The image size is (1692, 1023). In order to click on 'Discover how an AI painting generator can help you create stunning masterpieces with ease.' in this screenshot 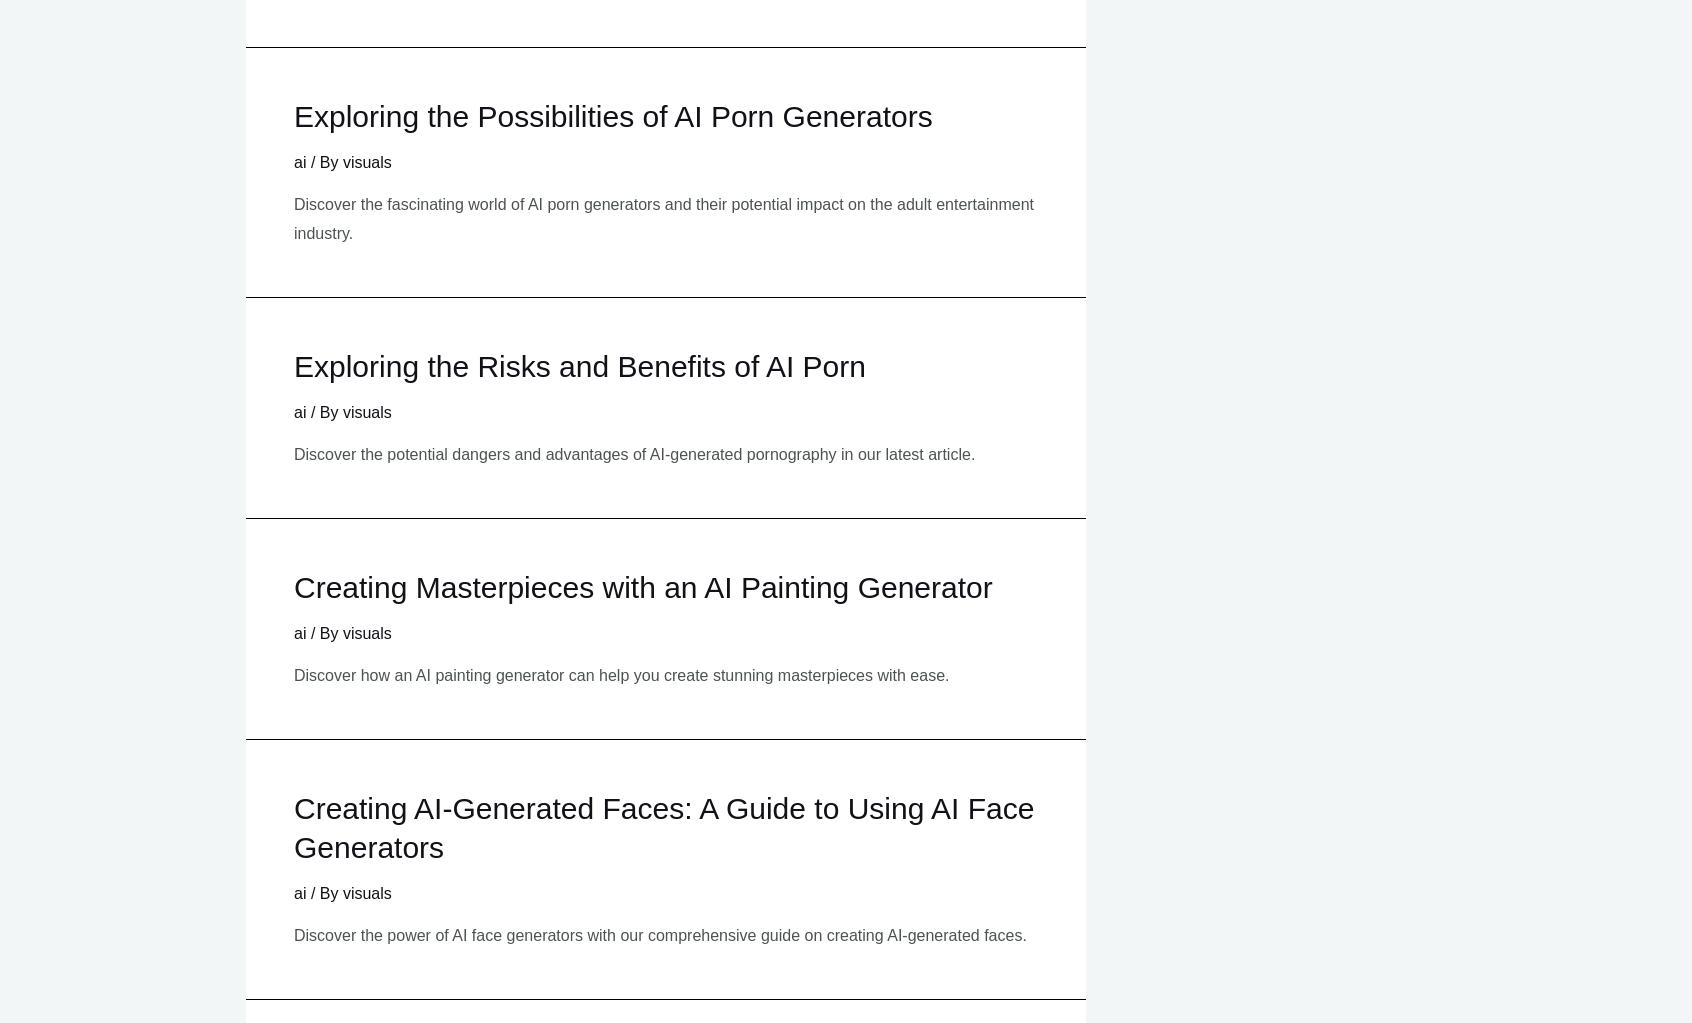, I will do `click(293, 674)`.